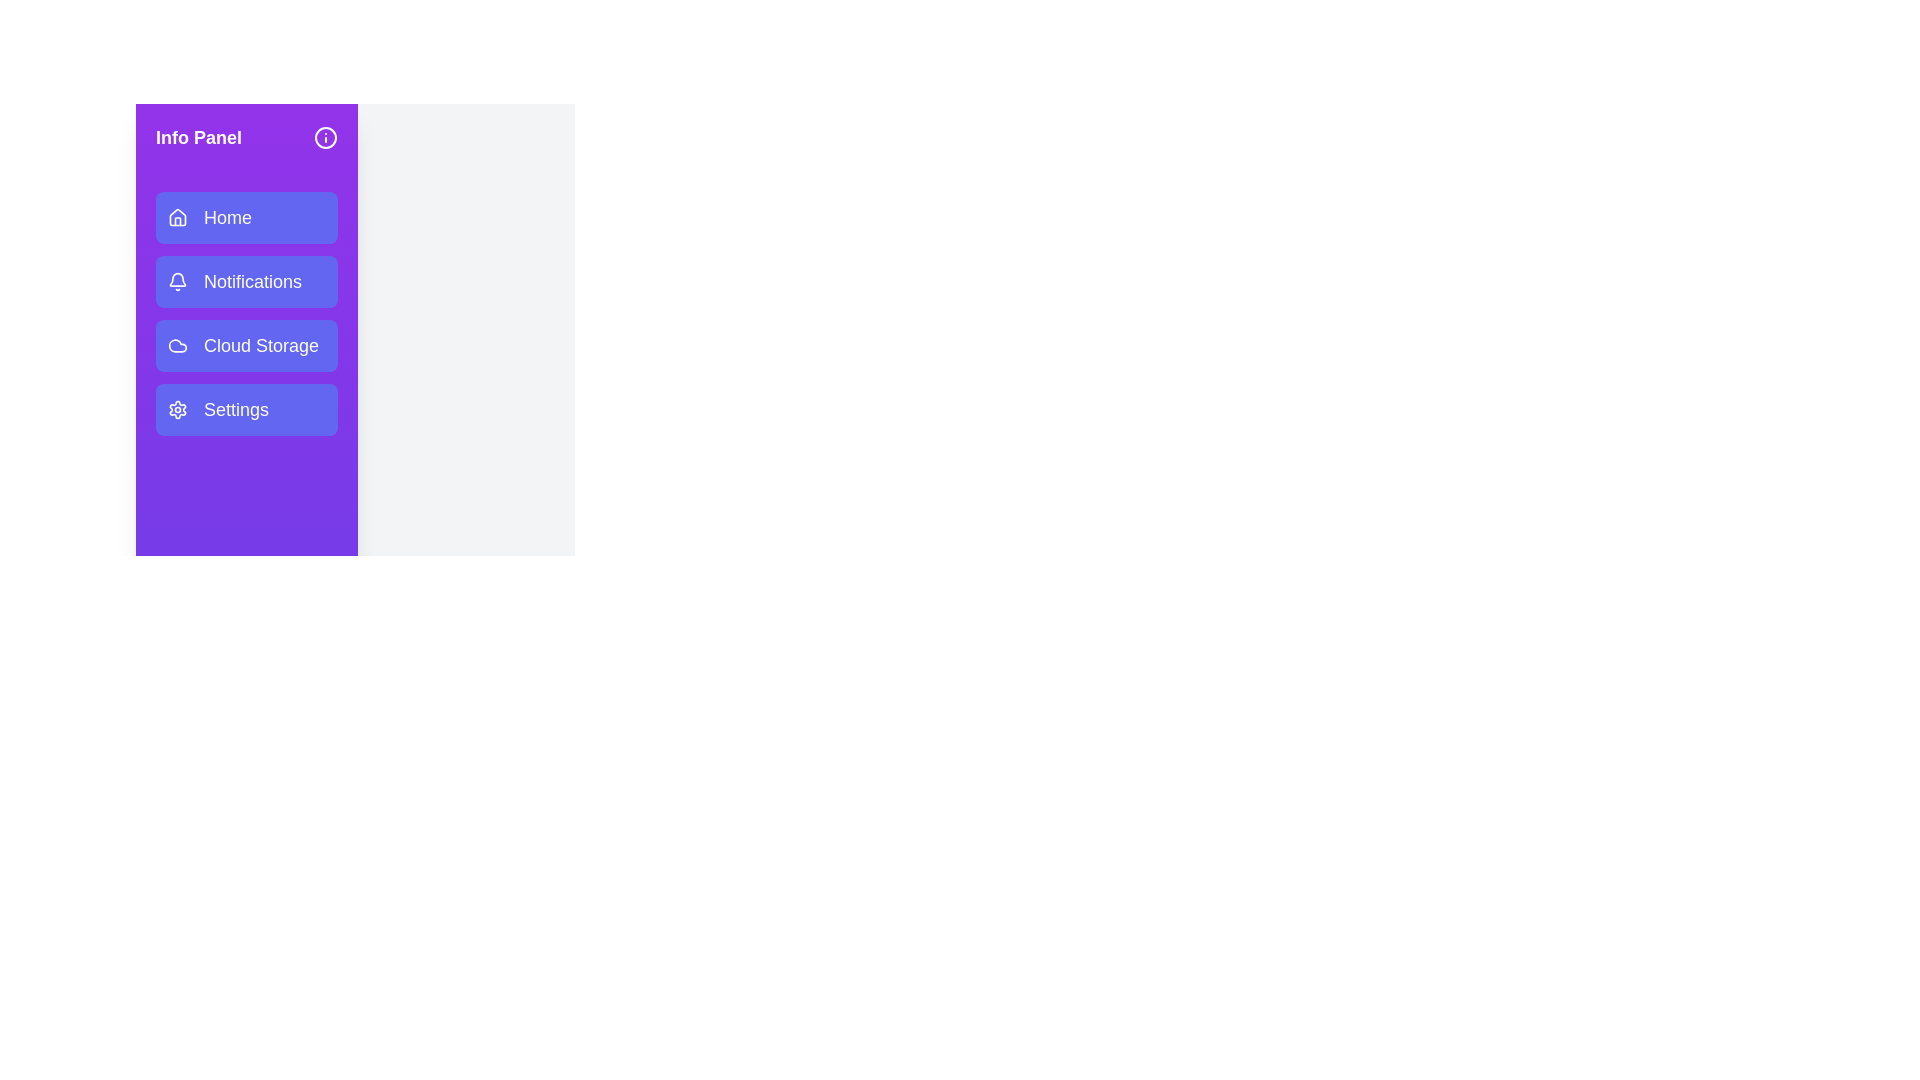 The image size is (1920, 1080). What do you see at coordinates (245, 281) in the screenshot?
I see `the 'Notifications' menu item to navigate to the notifications section` at bounding box center [245, 281].